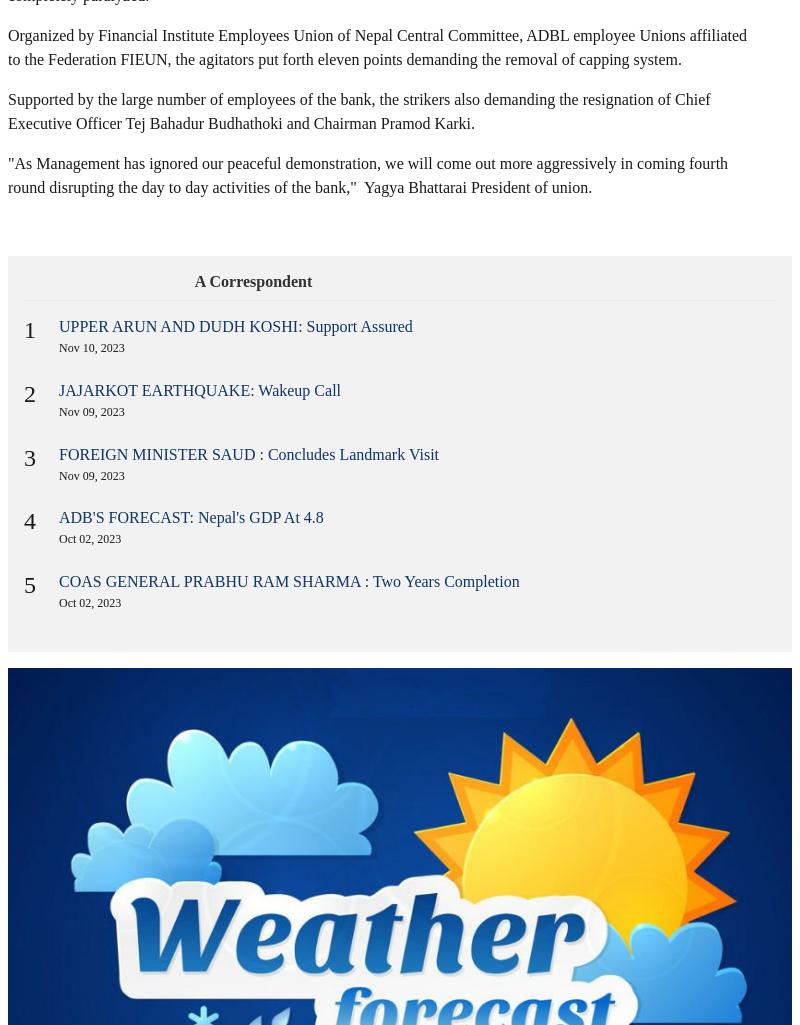 This screenshot has width=800, height=1025. What do you see at coordinates (376, 47) in the screenshot?
I see `'Organized by Financial Institute Employees Union of Nepal Central Committee, ADBL employee Unions affiliated to the Federation FIEUN, the agitators put forth eleven points demanding the removal of capping system.'` at bounding box center [376, 47].